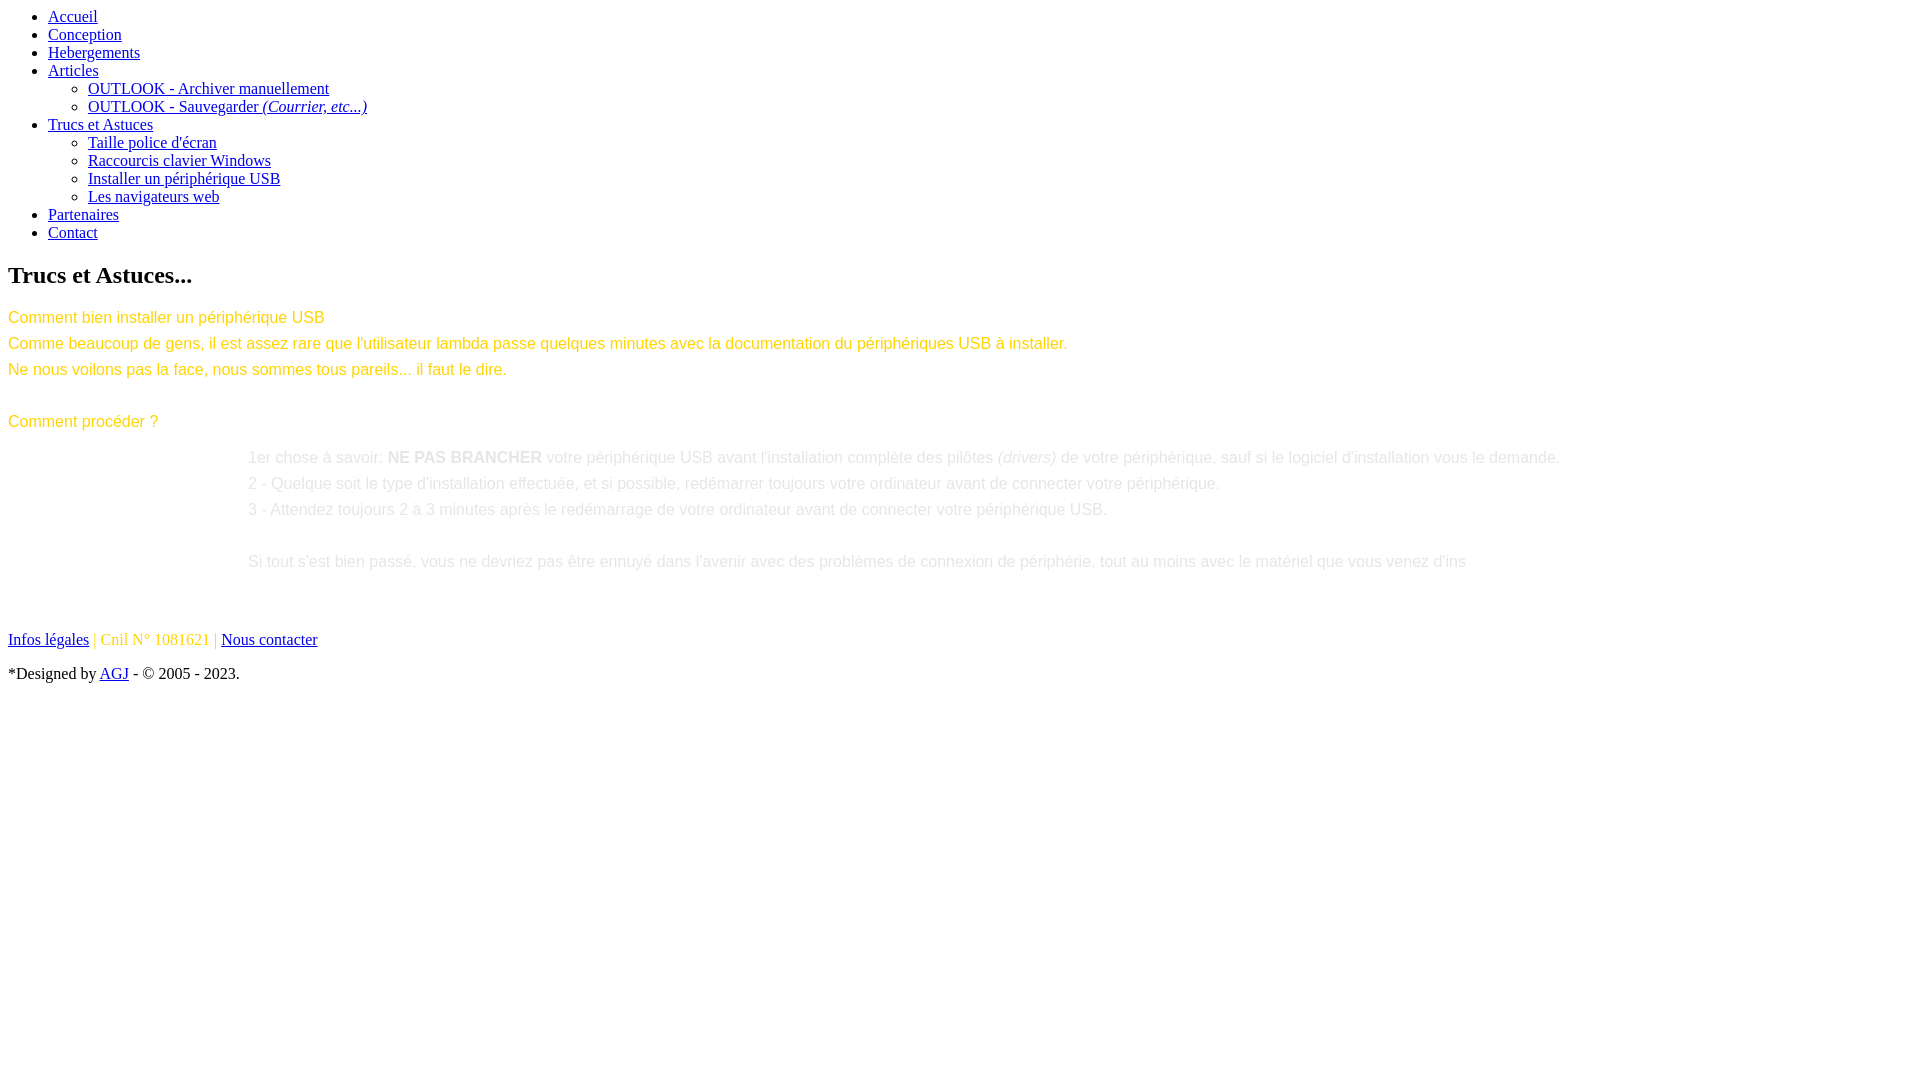 This screenshot has width=1920, height=1080. What do you see at coordinates (84, 34) in the screenshot?
I see `'Conception'` at bounding box center [84, 34].